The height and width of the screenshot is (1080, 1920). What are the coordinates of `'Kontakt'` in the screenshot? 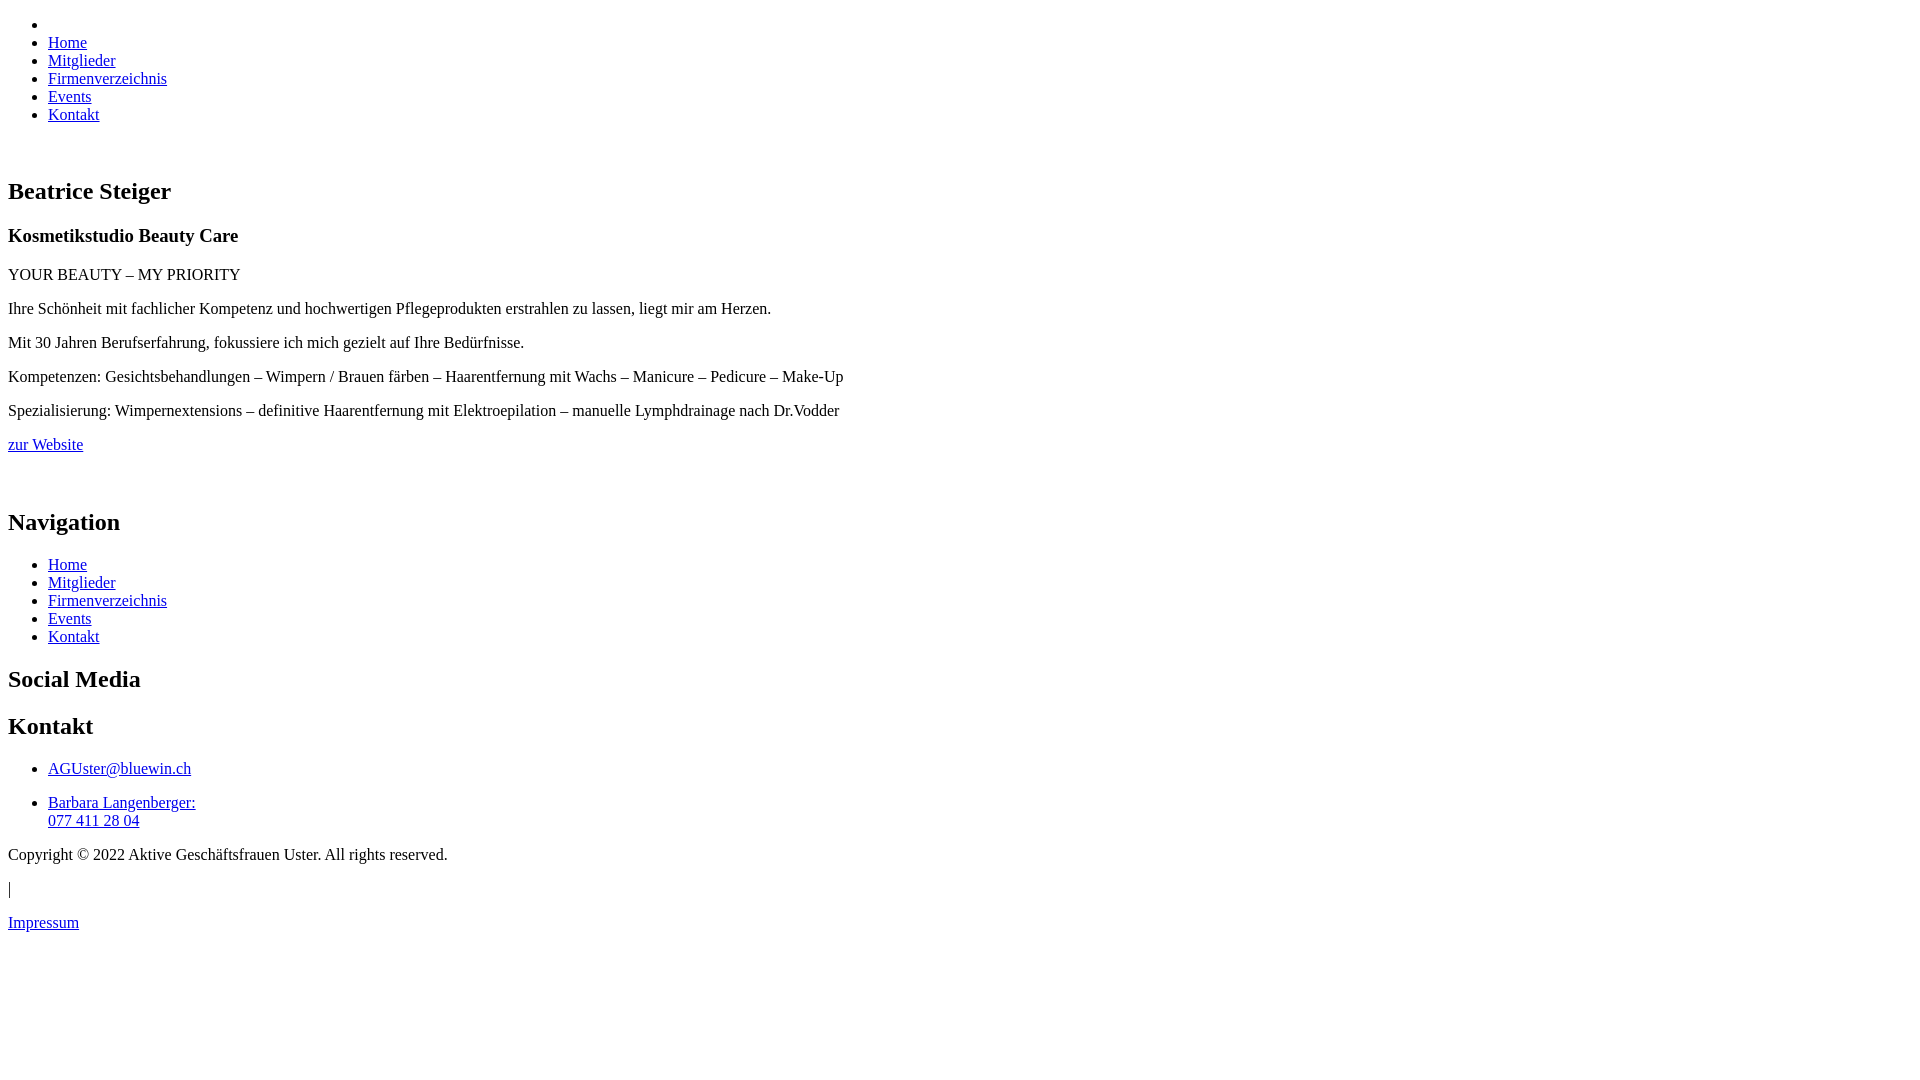 It's located at (73, 636).